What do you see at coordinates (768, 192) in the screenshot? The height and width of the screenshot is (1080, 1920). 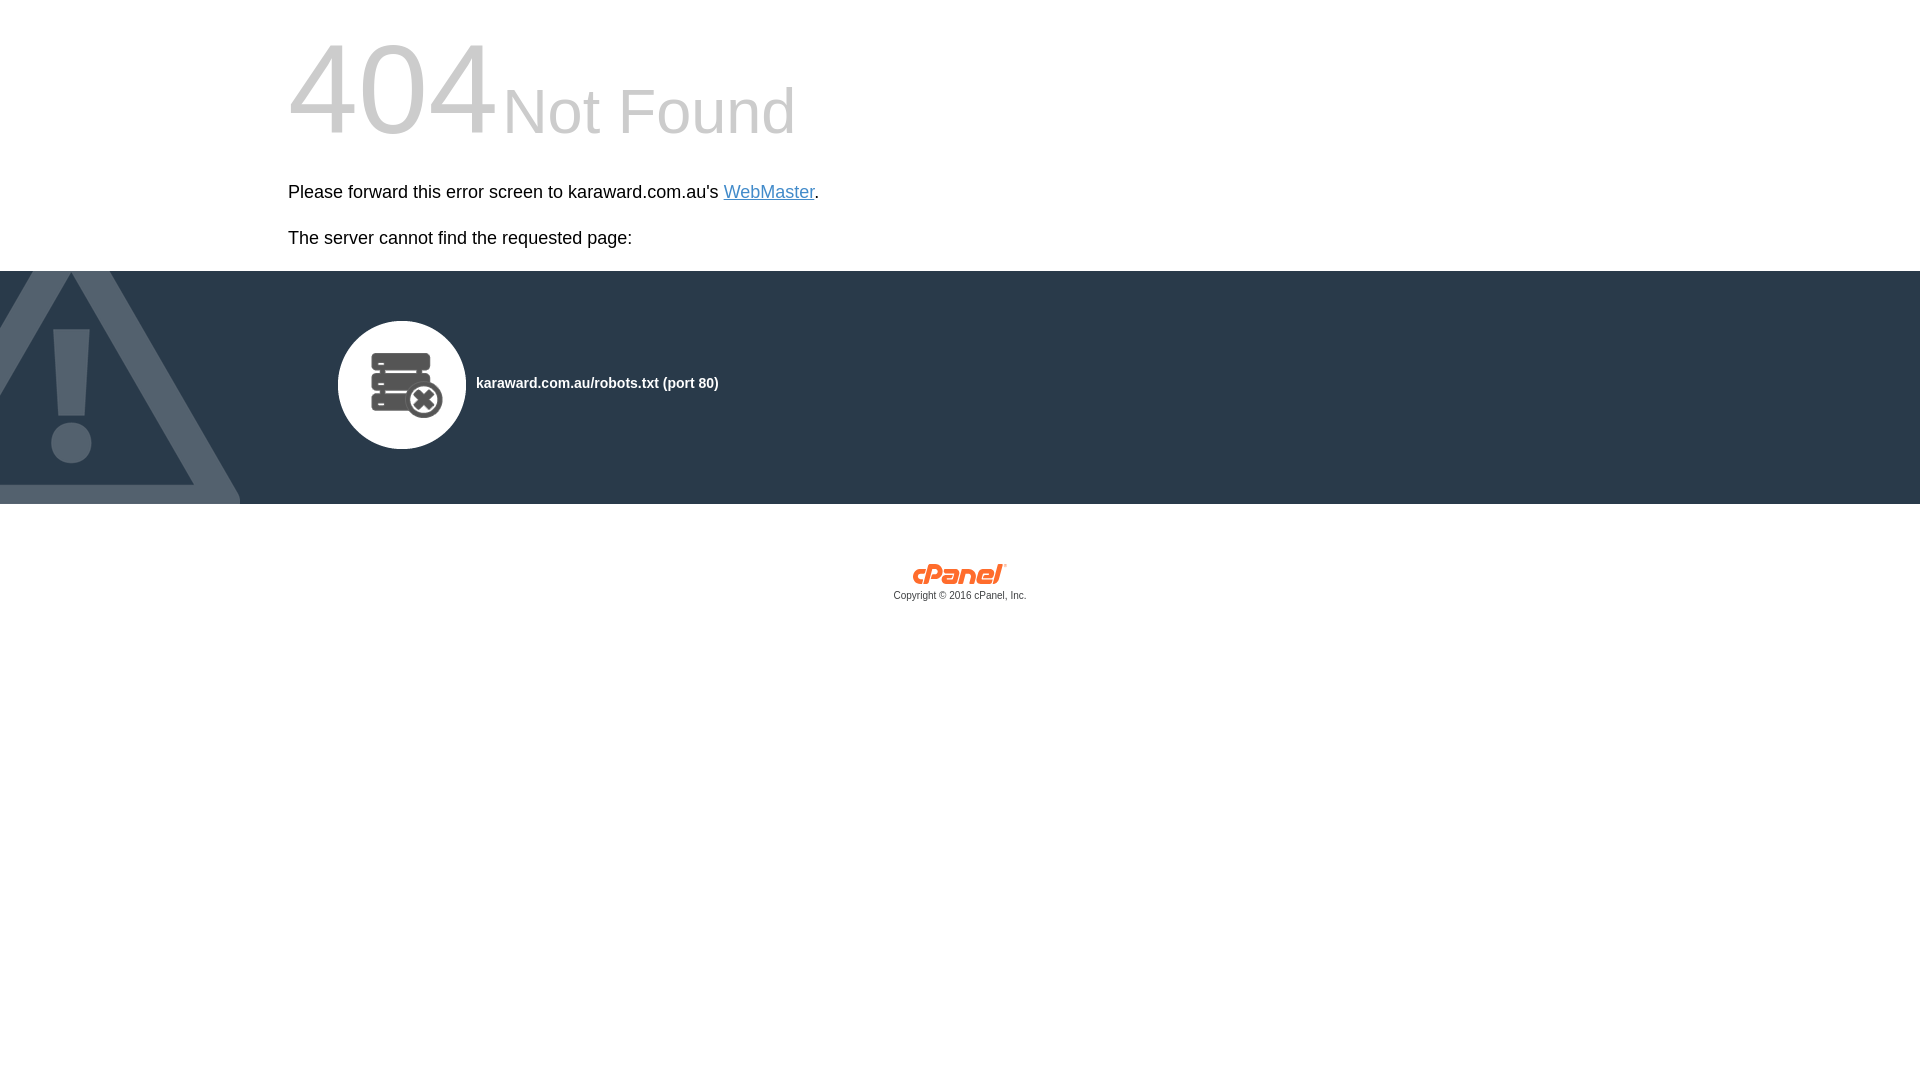 I see `'WebMaster'` at bounding box center [768, 192].